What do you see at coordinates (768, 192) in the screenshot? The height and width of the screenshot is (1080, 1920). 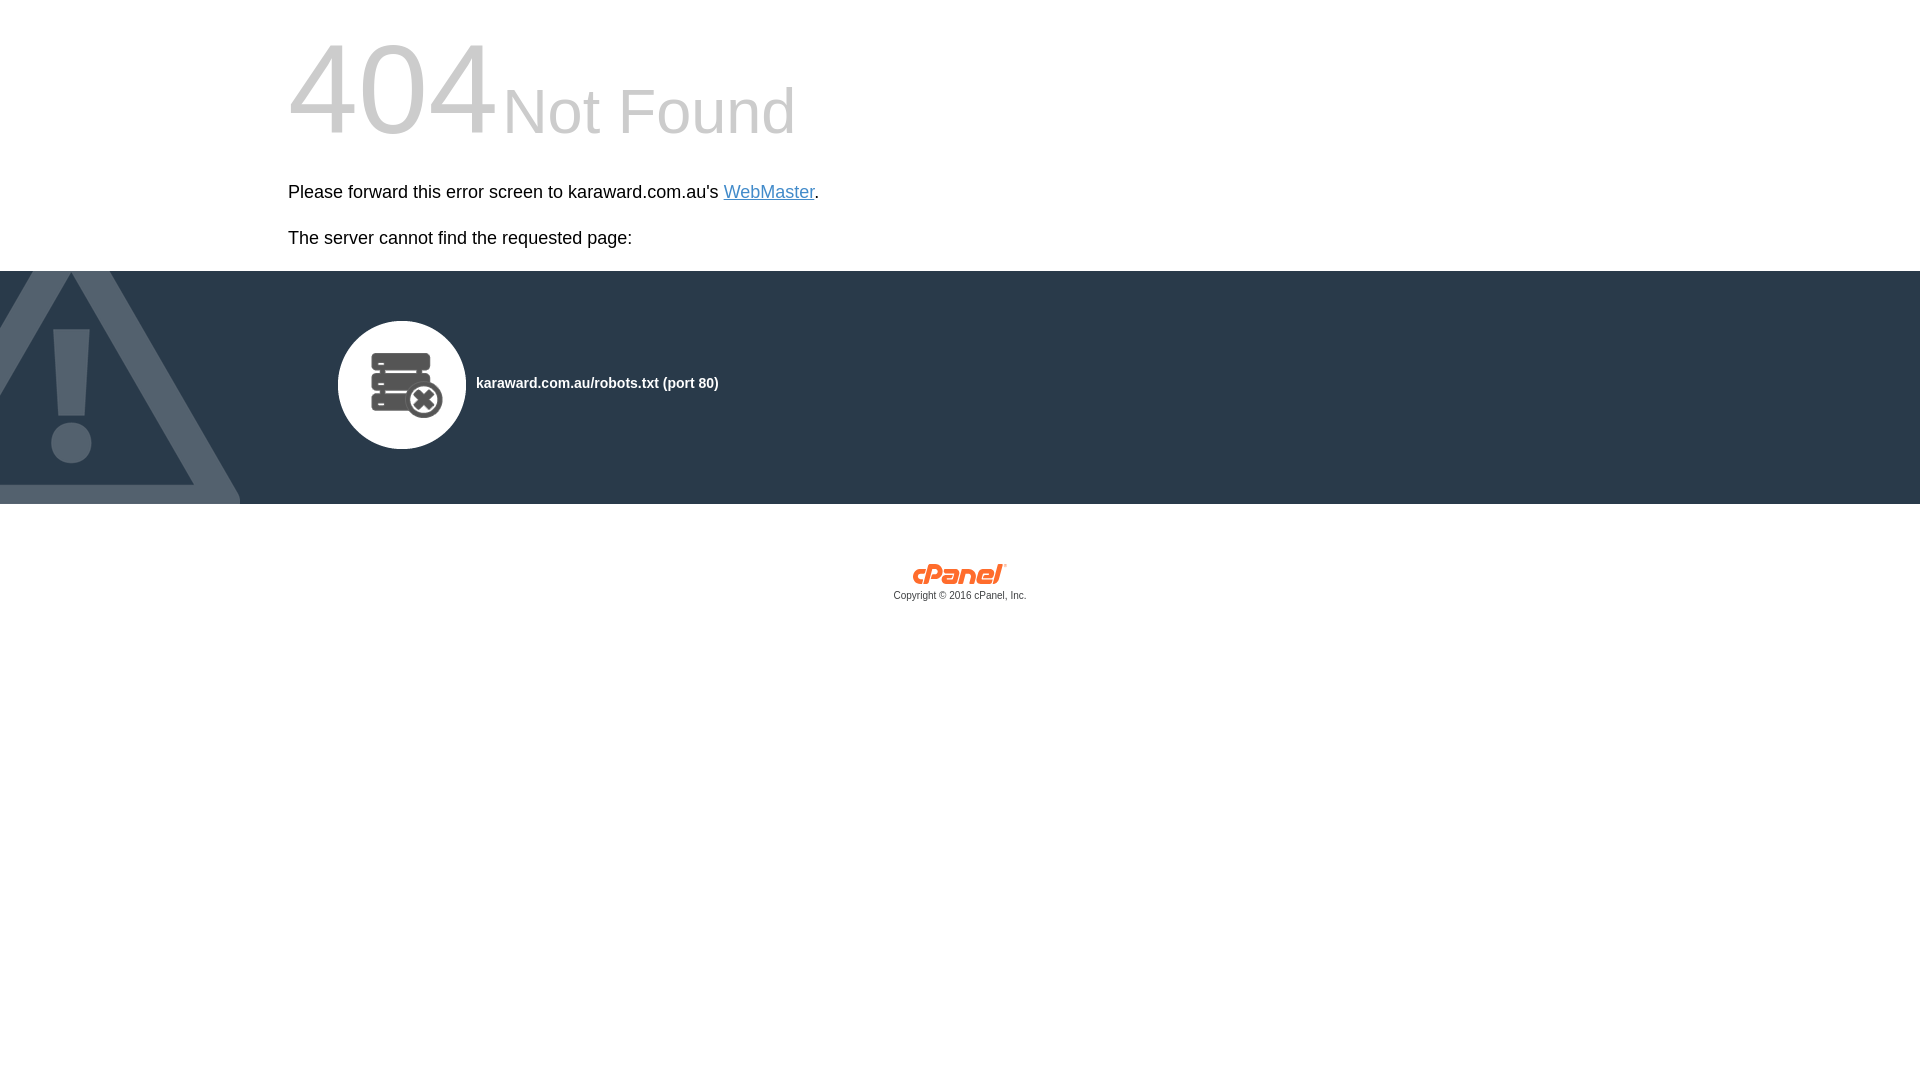 I see `'WebMaster'` at bounding box center [768, 192].